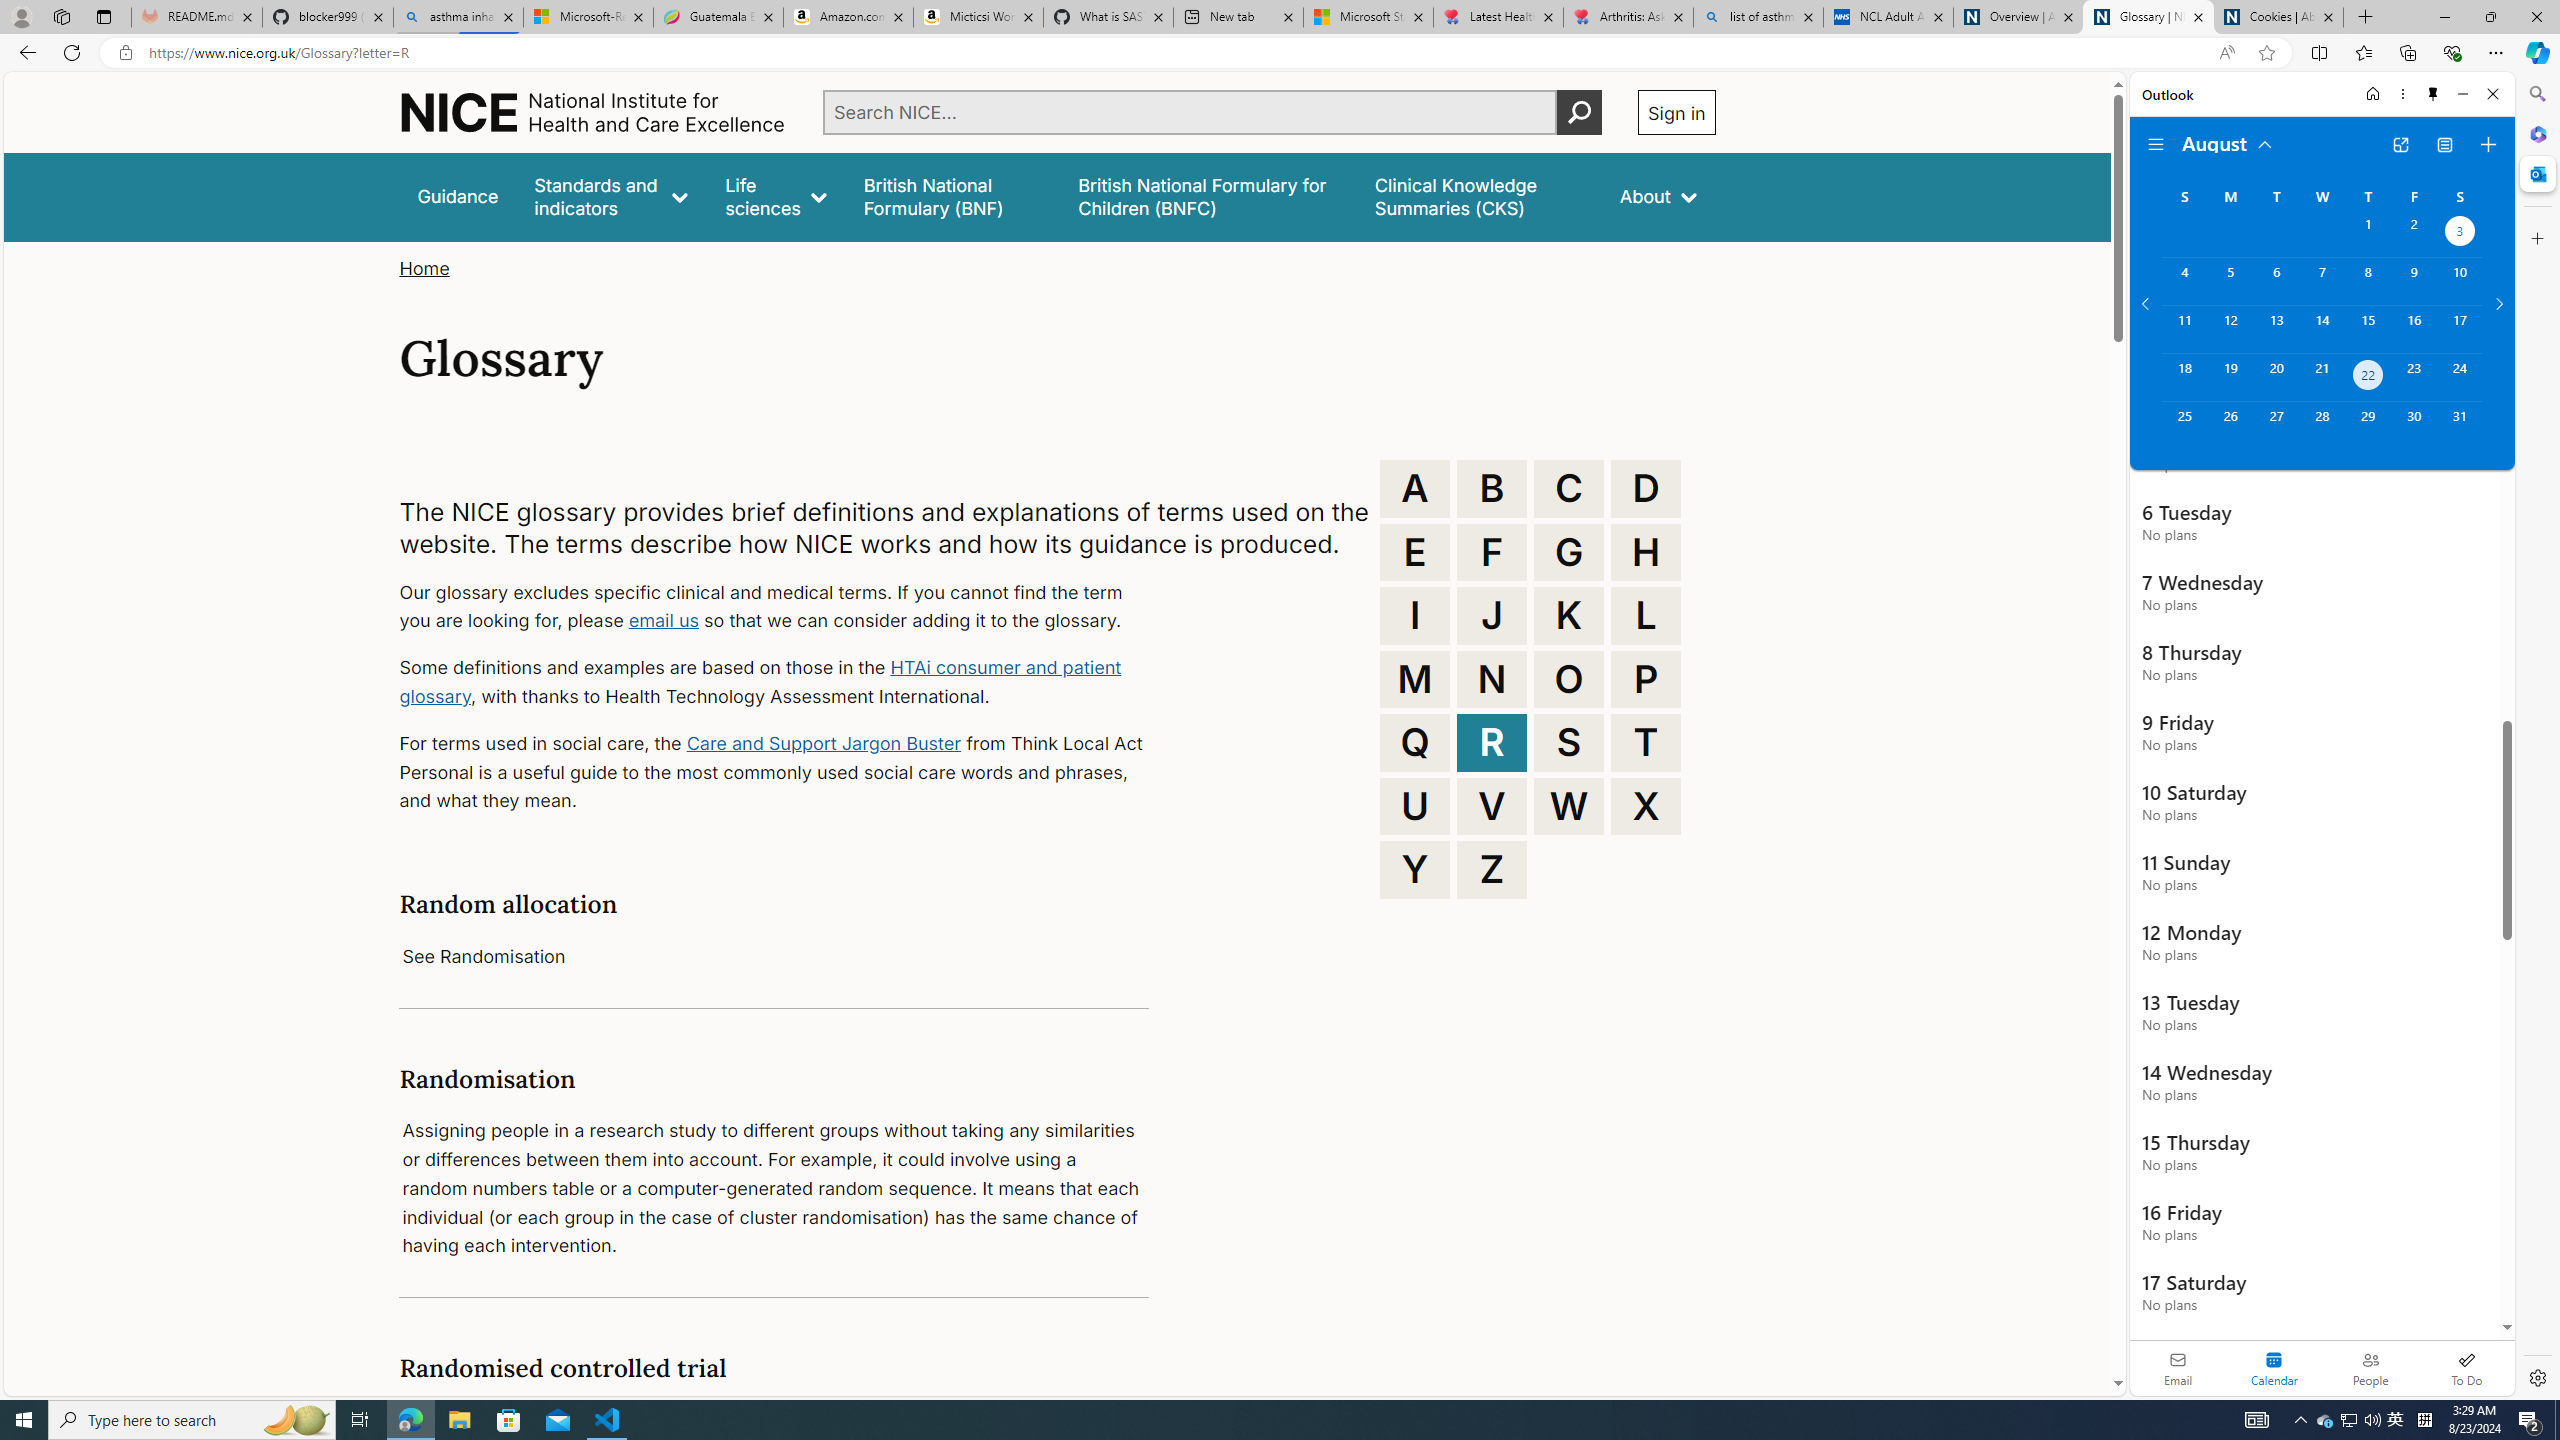 The width and height of the screenshot is (2560, 1440). Describe the element at coordinates (1646, 487) in the screenshot. I see `'D'` at that location.